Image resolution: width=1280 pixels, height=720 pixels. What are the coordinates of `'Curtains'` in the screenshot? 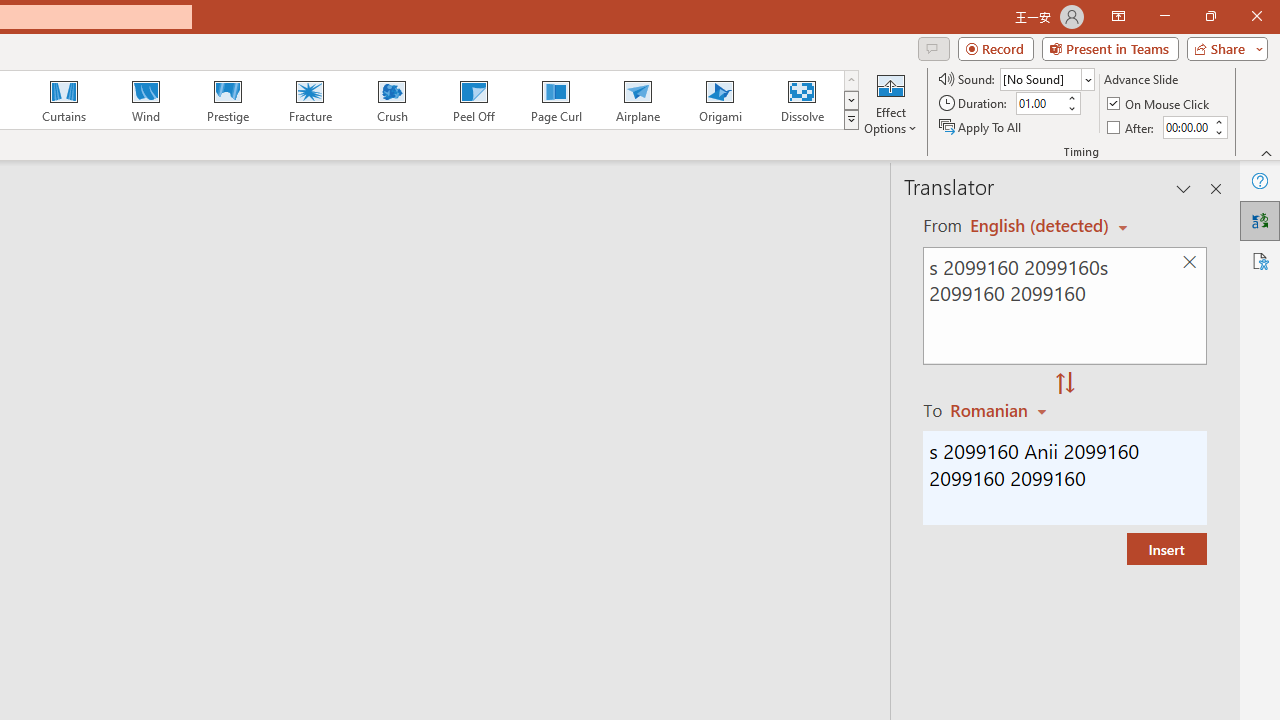 It's located at (64, 100).